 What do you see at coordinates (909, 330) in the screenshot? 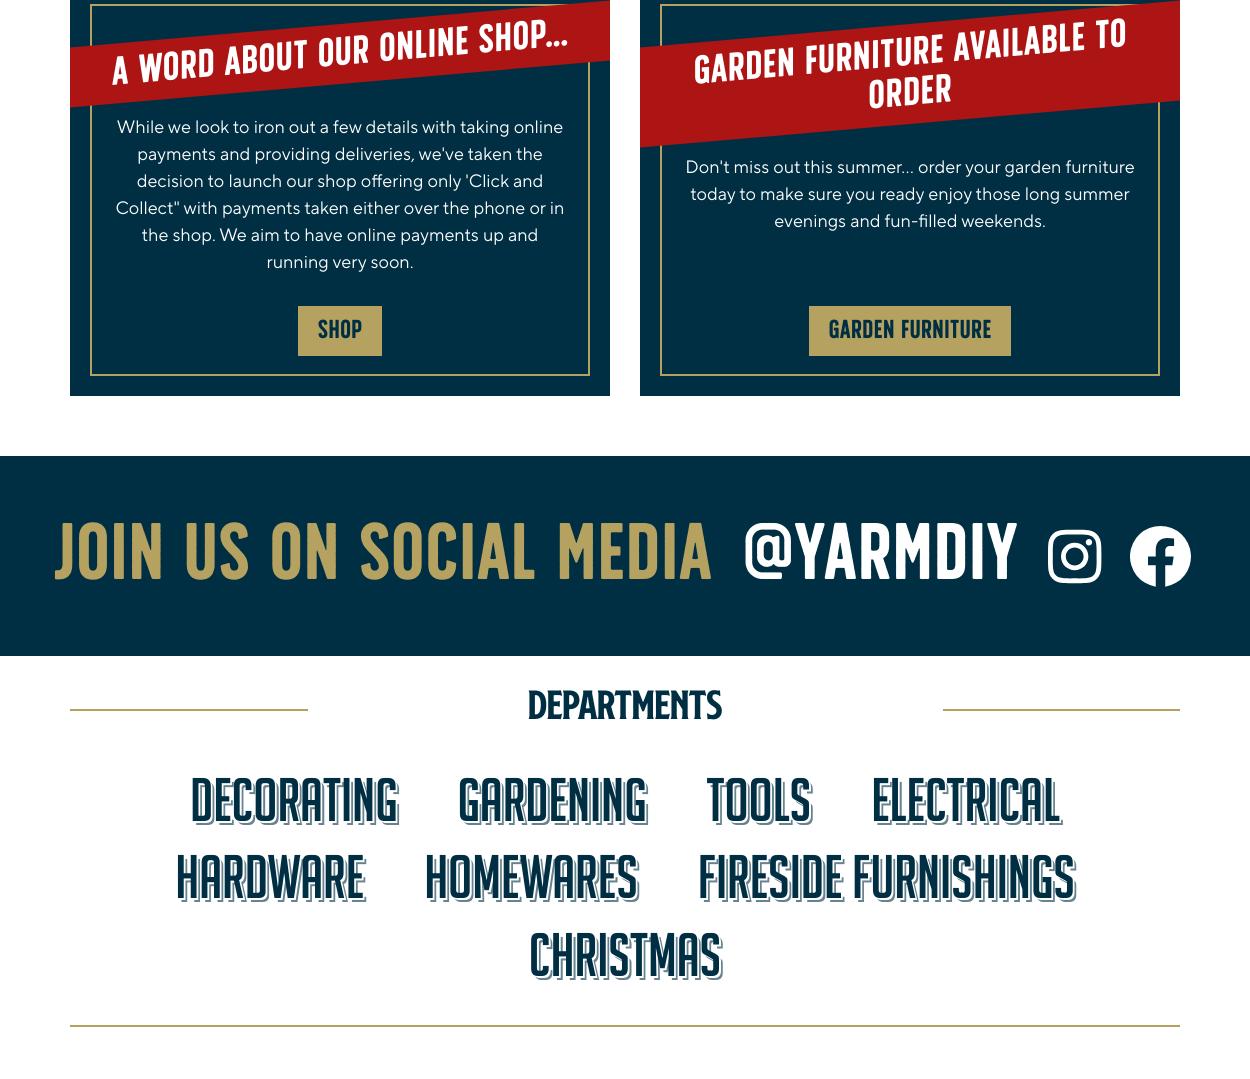
I see `'Garden Furniture'` at bounding box center [909, 330].